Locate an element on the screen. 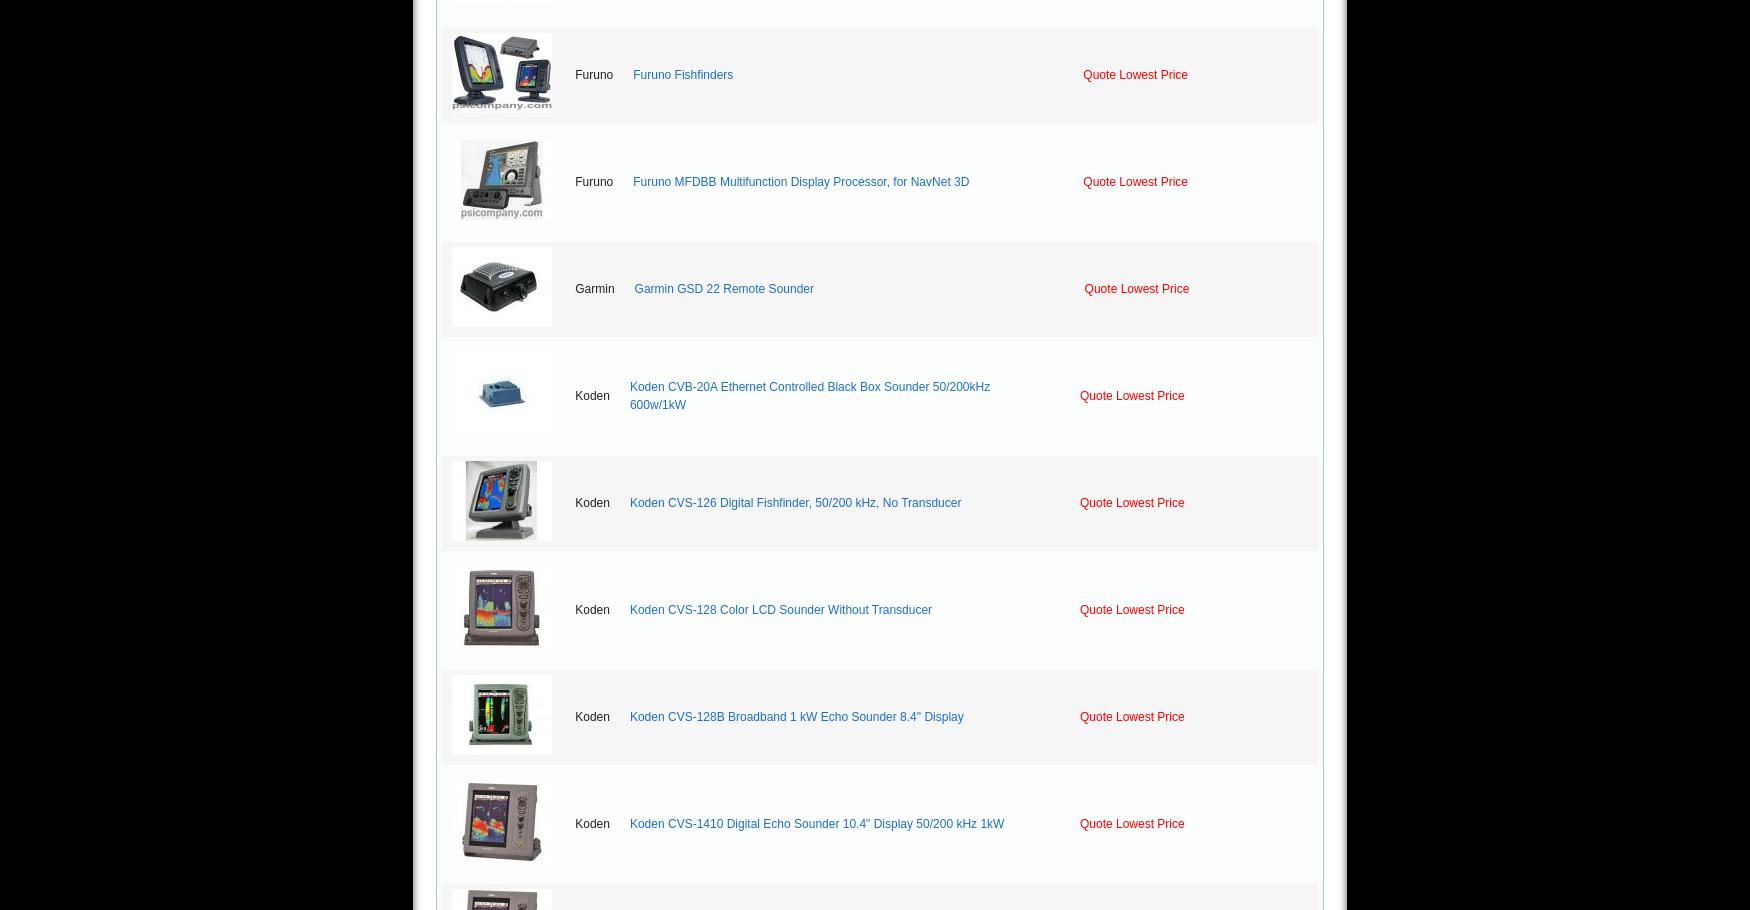  'Koden CVB-20A Ethernet Controlled Black Box Sounder 50/200kHz 600w/1kW' is located at coordinates (808, 395).